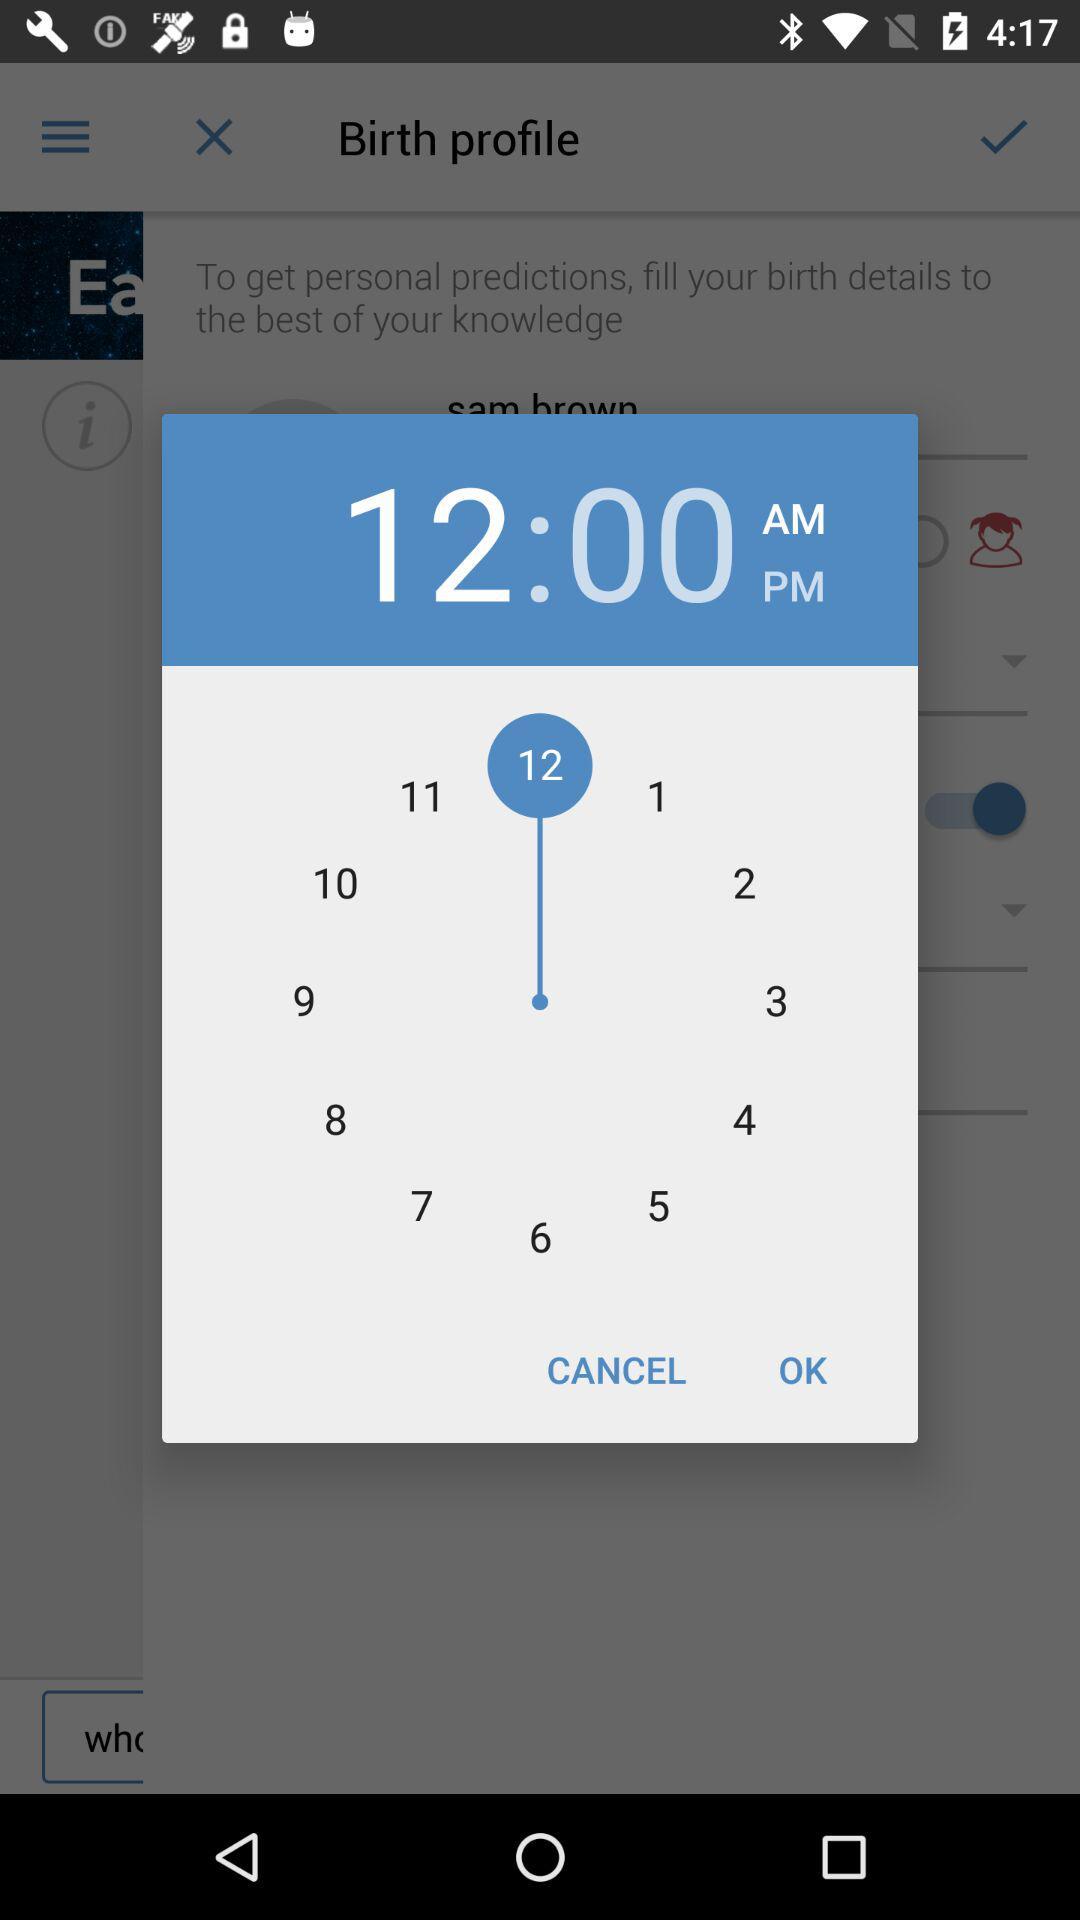 The image size is (1080, 1920). I want to click on icon to the right of the cancel, so click(801, 1368).